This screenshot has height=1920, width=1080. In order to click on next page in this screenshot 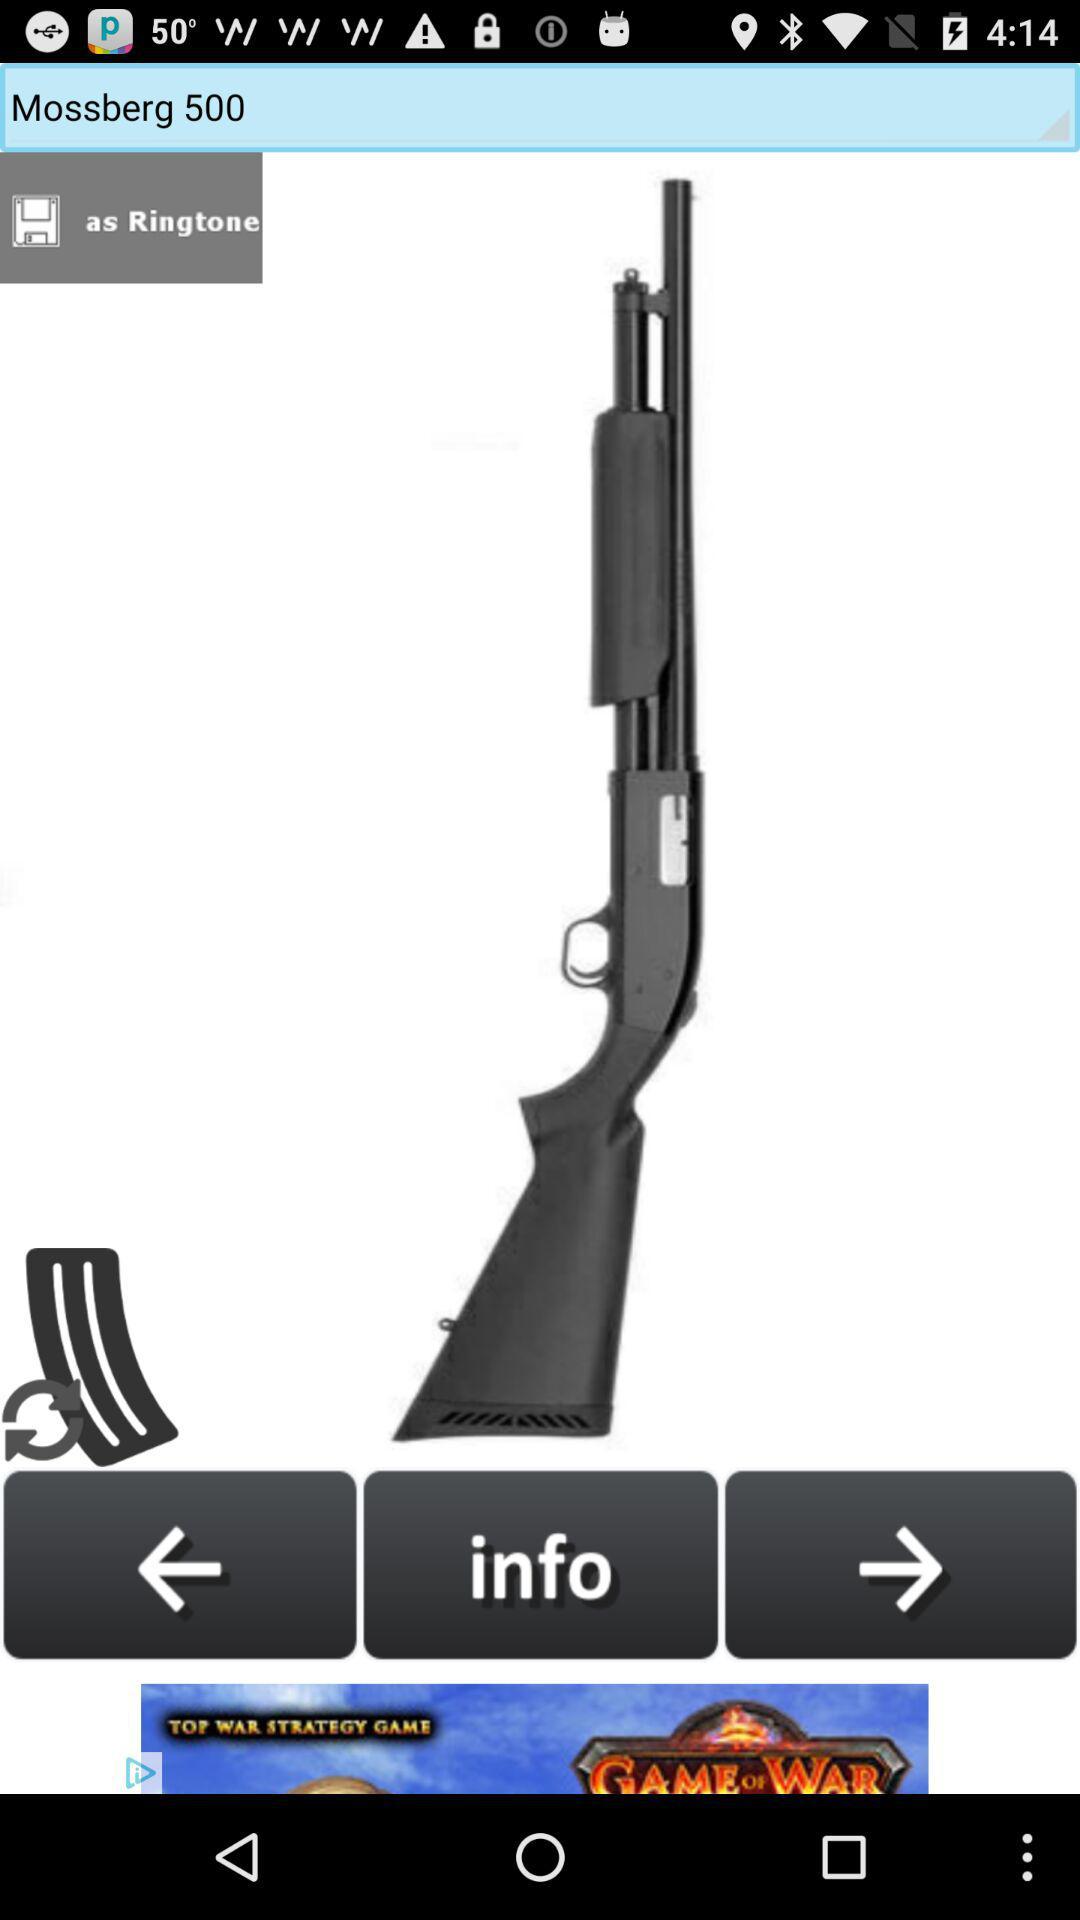, I will do `click(900, 1563)`.